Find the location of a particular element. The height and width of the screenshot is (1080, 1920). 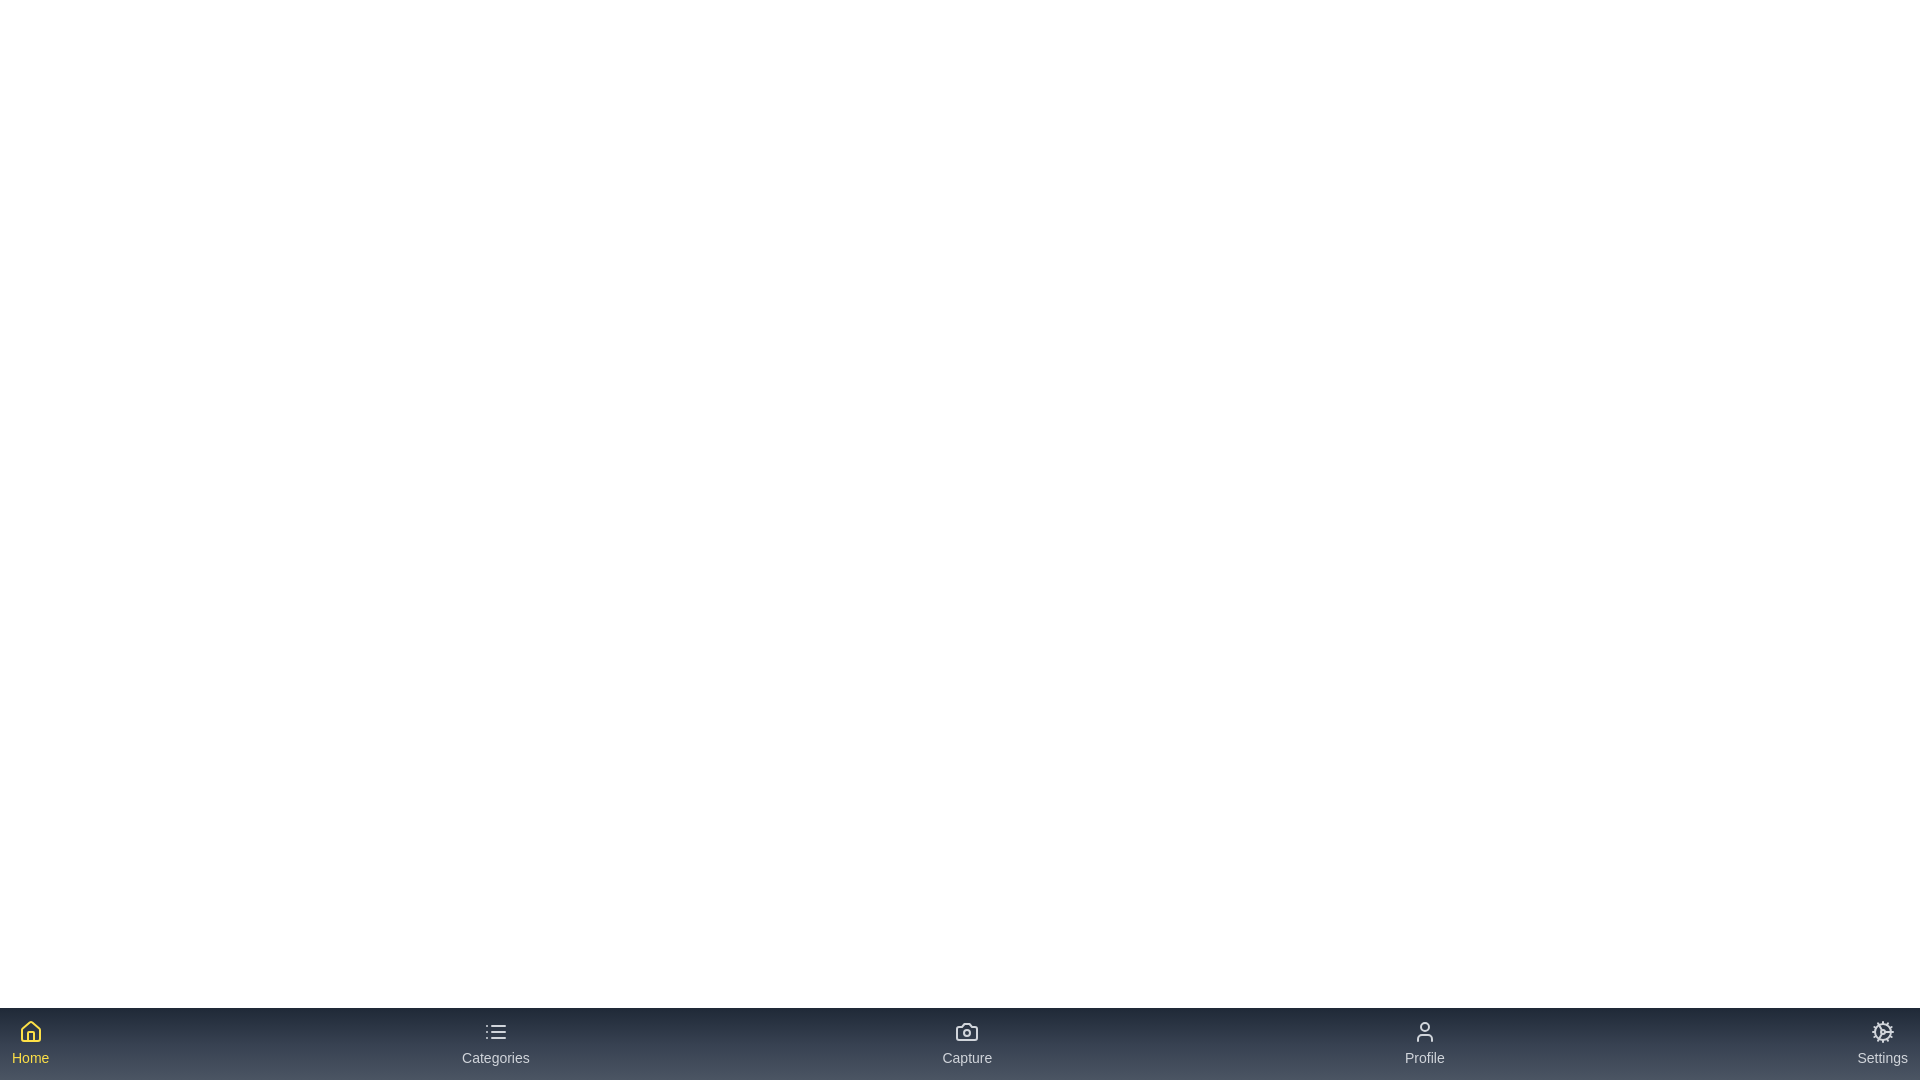

the Capture tab in the bottom navigation bar is located at coordinates (967, 1043).